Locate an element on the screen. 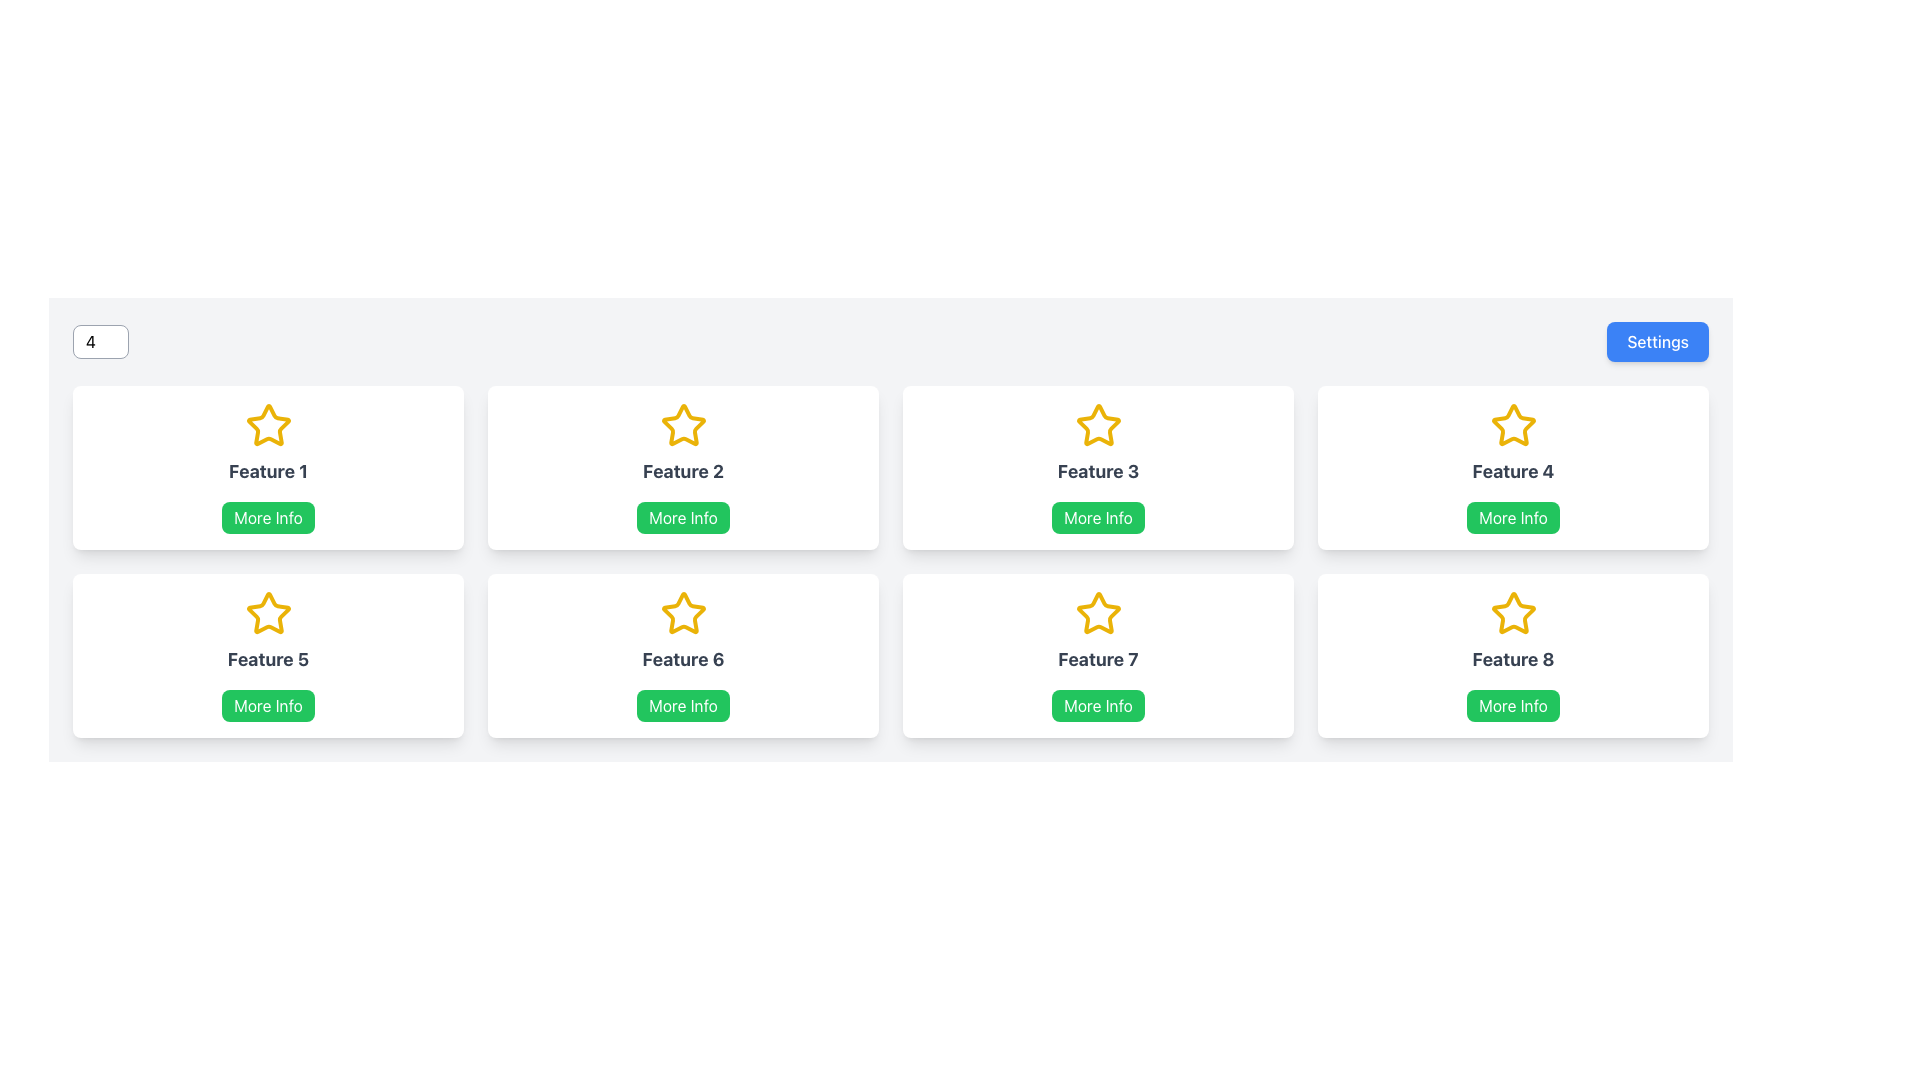 The width and height of the screenshot is (1920, 1080). the text label that reads 'Feature 6', which is part of a card component located in the bottom row of a grid layout, positioned between a yellow star icon above and a green 'More Info' button below is located at coordinates (683, 659).